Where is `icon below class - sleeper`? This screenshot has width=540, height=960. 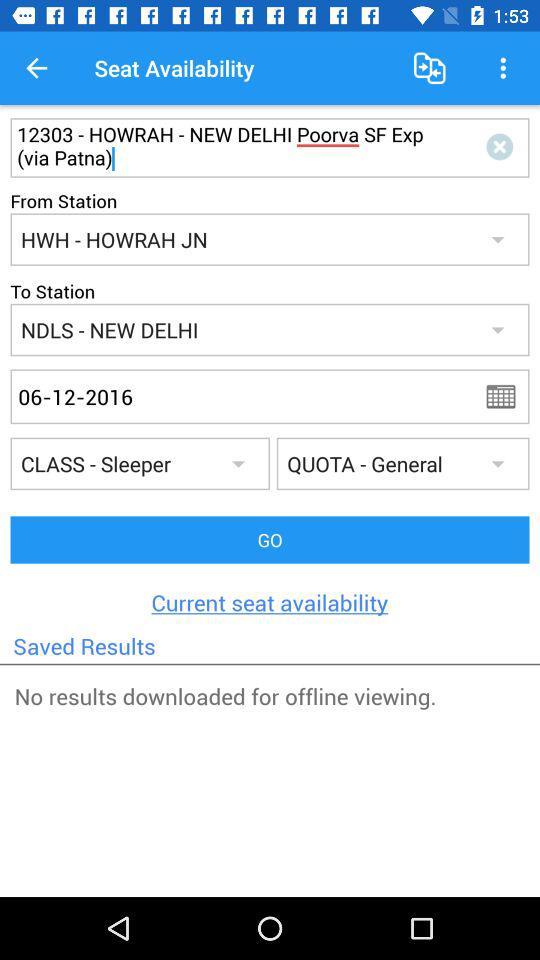
icon below class - sleeper is located at coordinates (270, 539).